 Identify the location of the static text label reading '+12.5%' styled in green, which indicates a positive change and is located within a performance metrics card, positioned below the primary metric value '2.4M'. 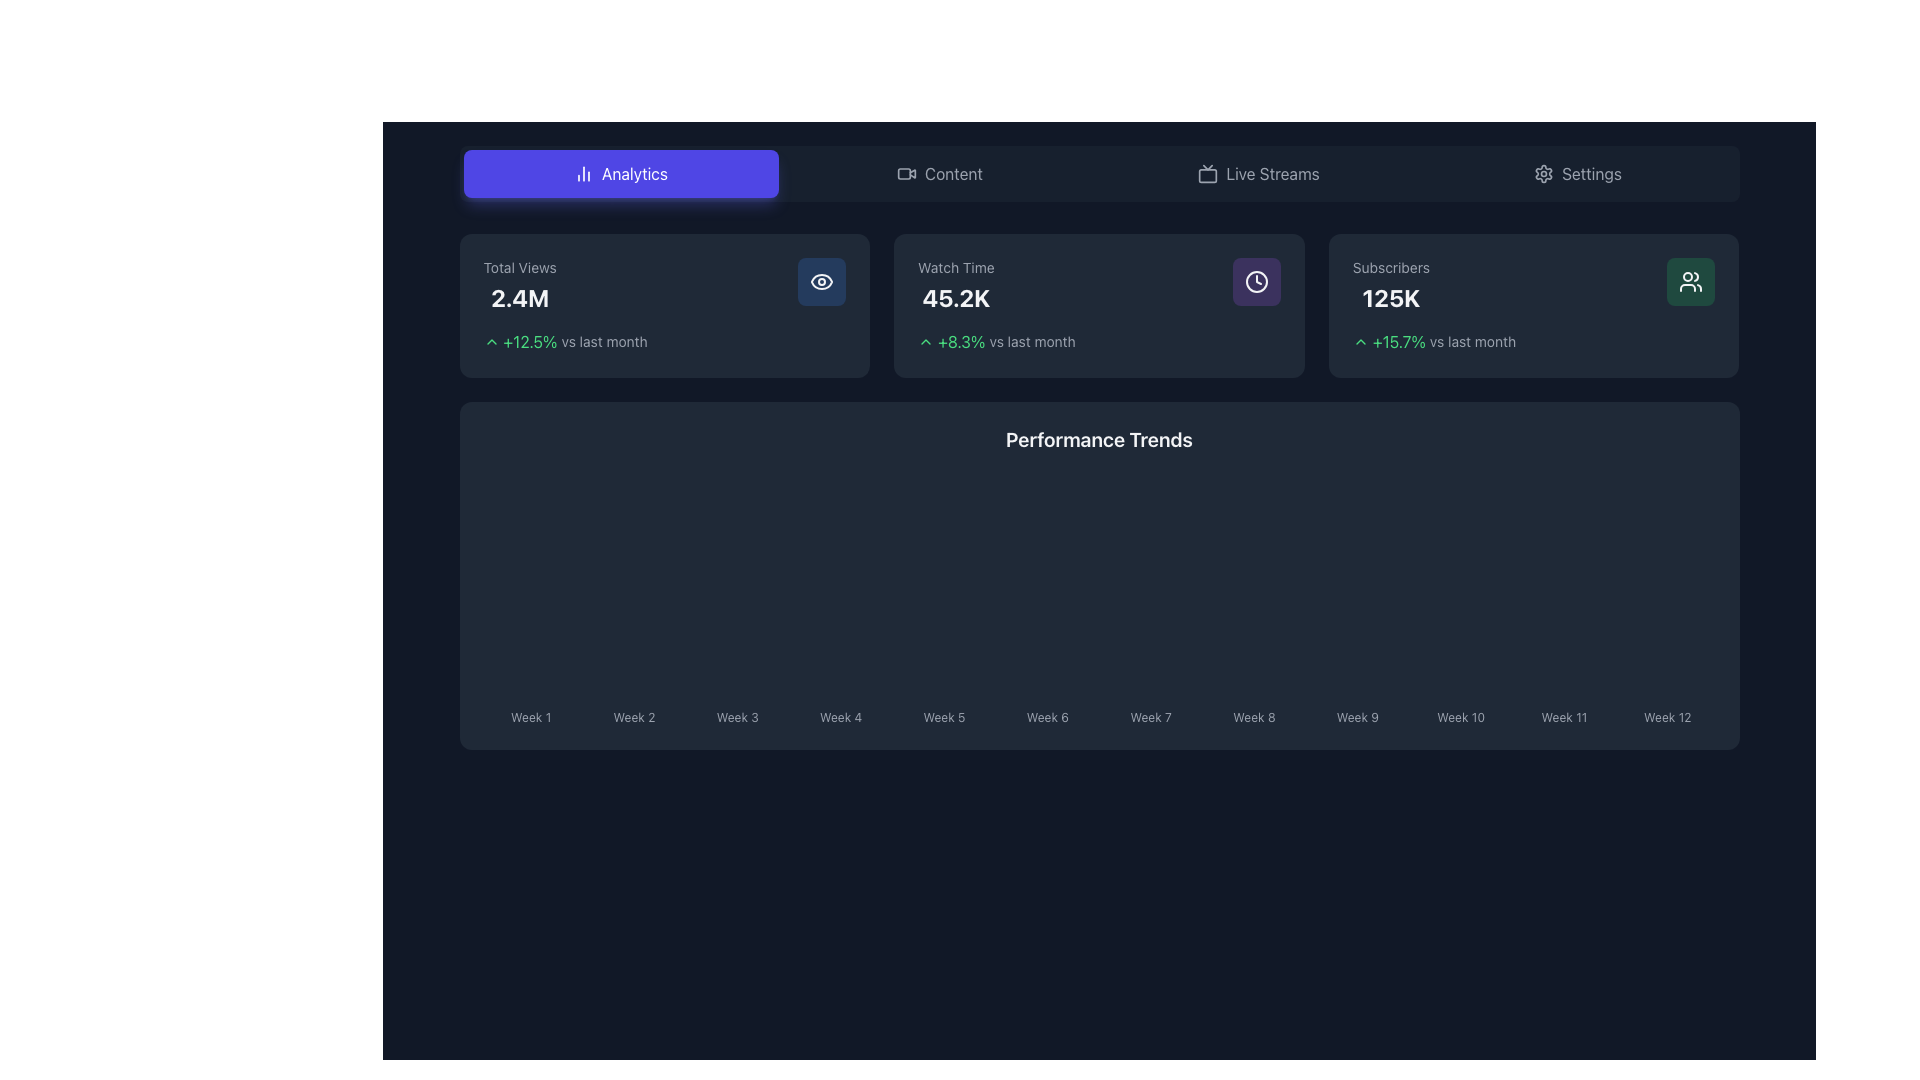
(530, 341).